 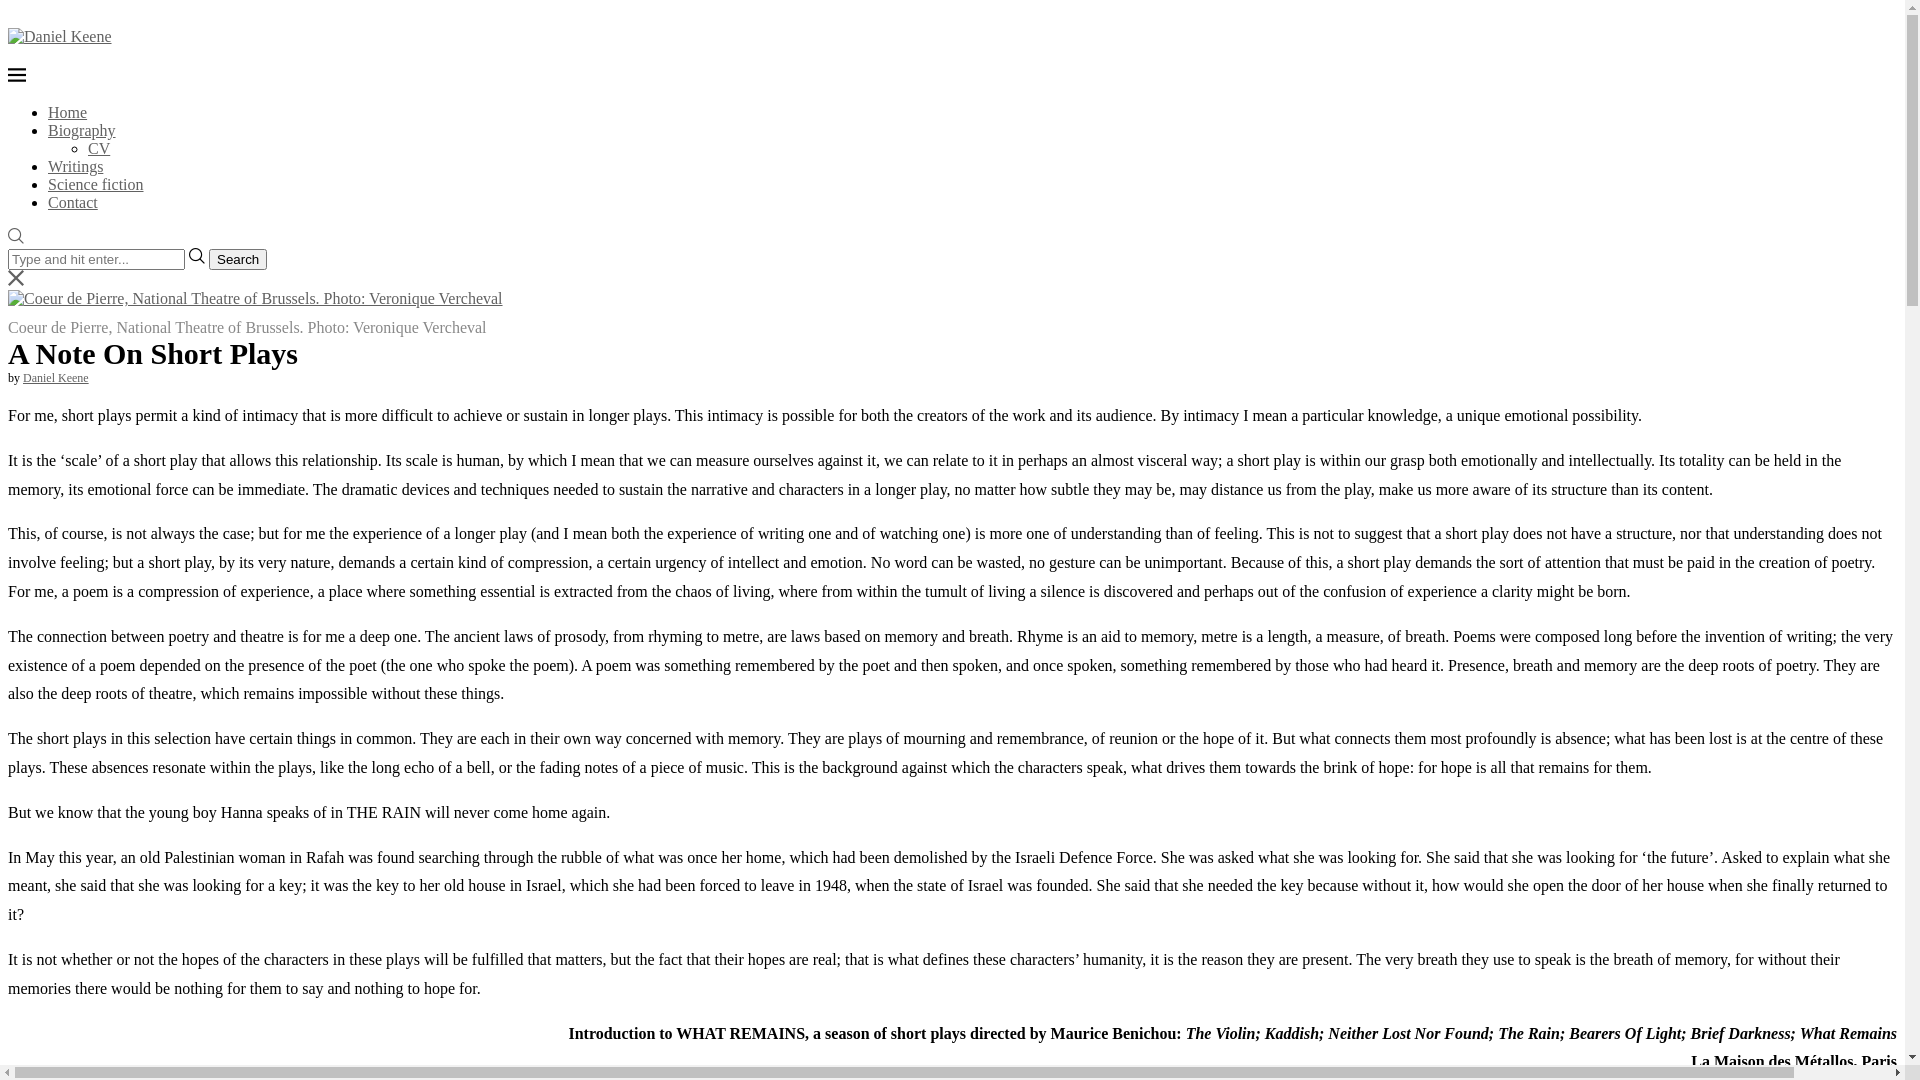 What do you see at coordinates (72, 202) in the screenshot?
I see `'Contact'` at bounding box center [72, 202].